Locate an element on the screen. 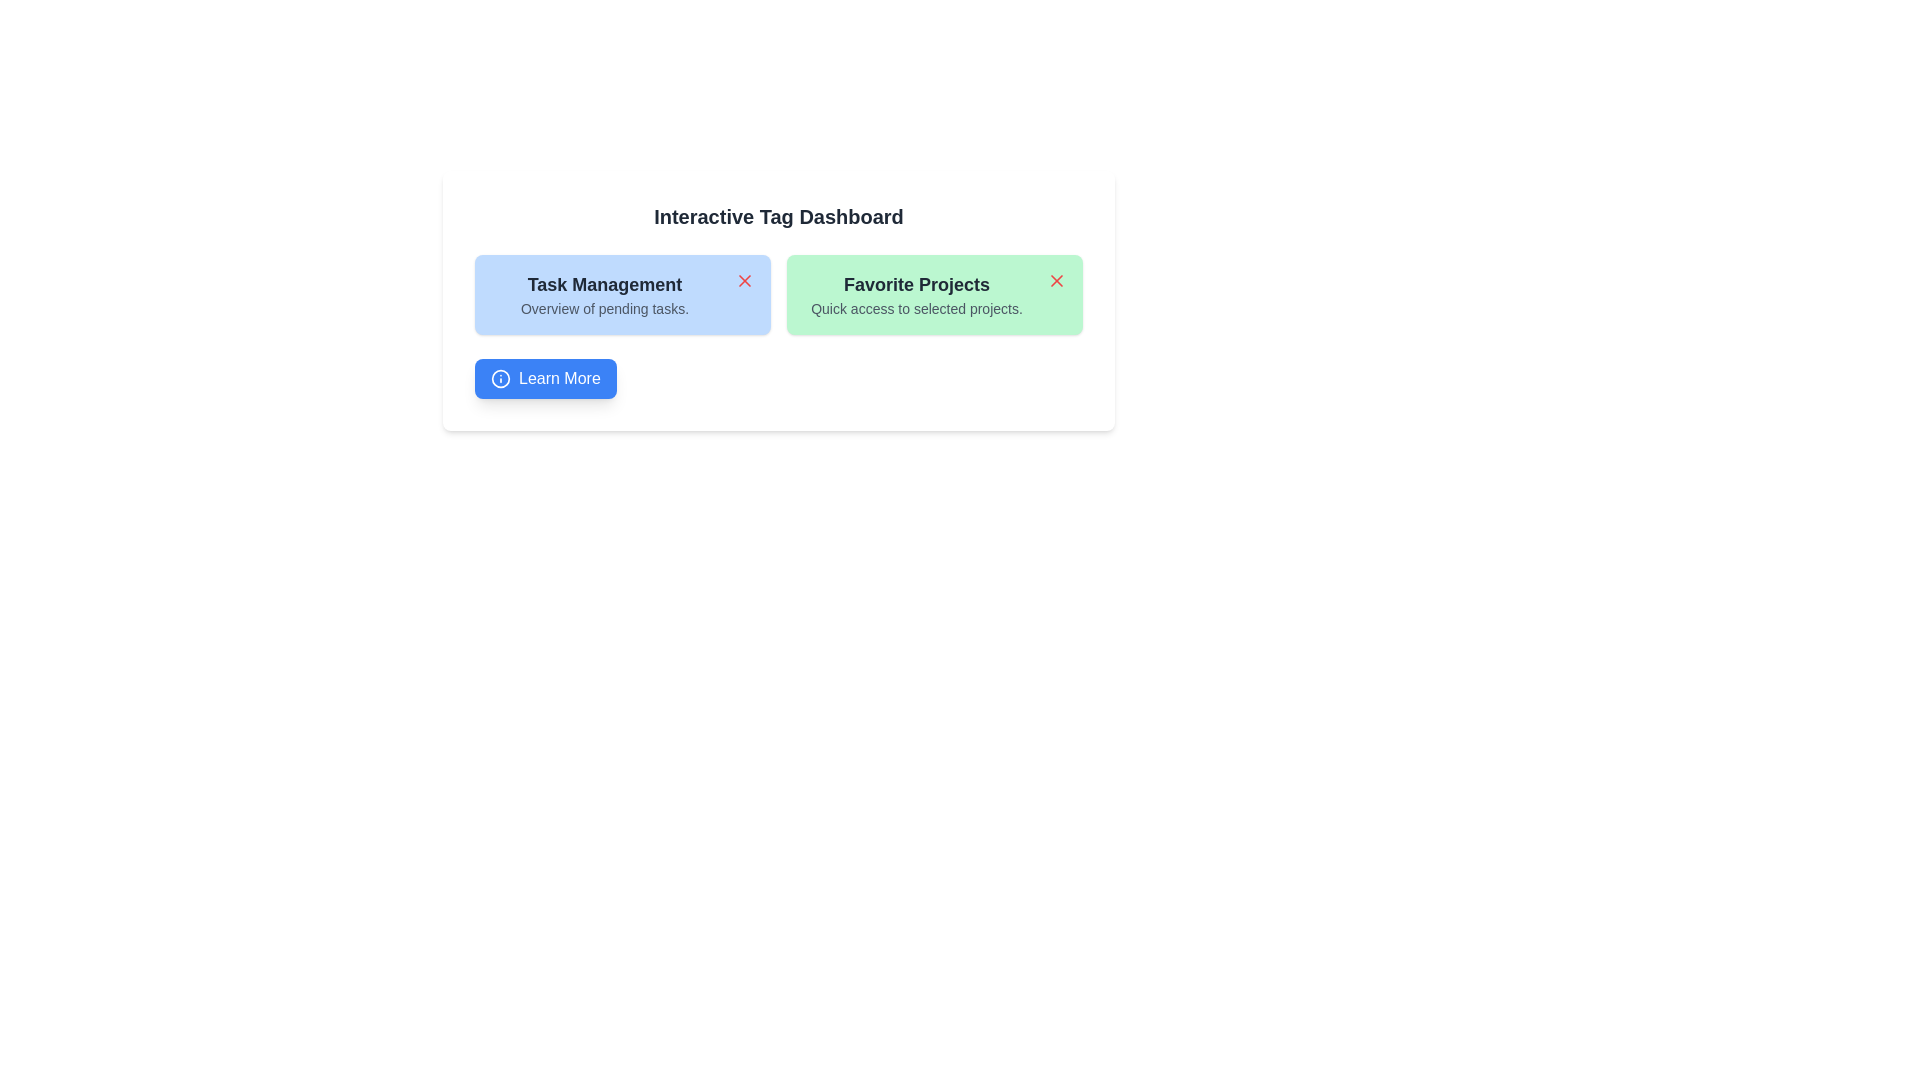 This screenshot has width=1920, height=1080. the 'Learn More' button located below the 'Task Management' section of the 'Interactive Tag Dashboard' is located at coordinates (545, 378).